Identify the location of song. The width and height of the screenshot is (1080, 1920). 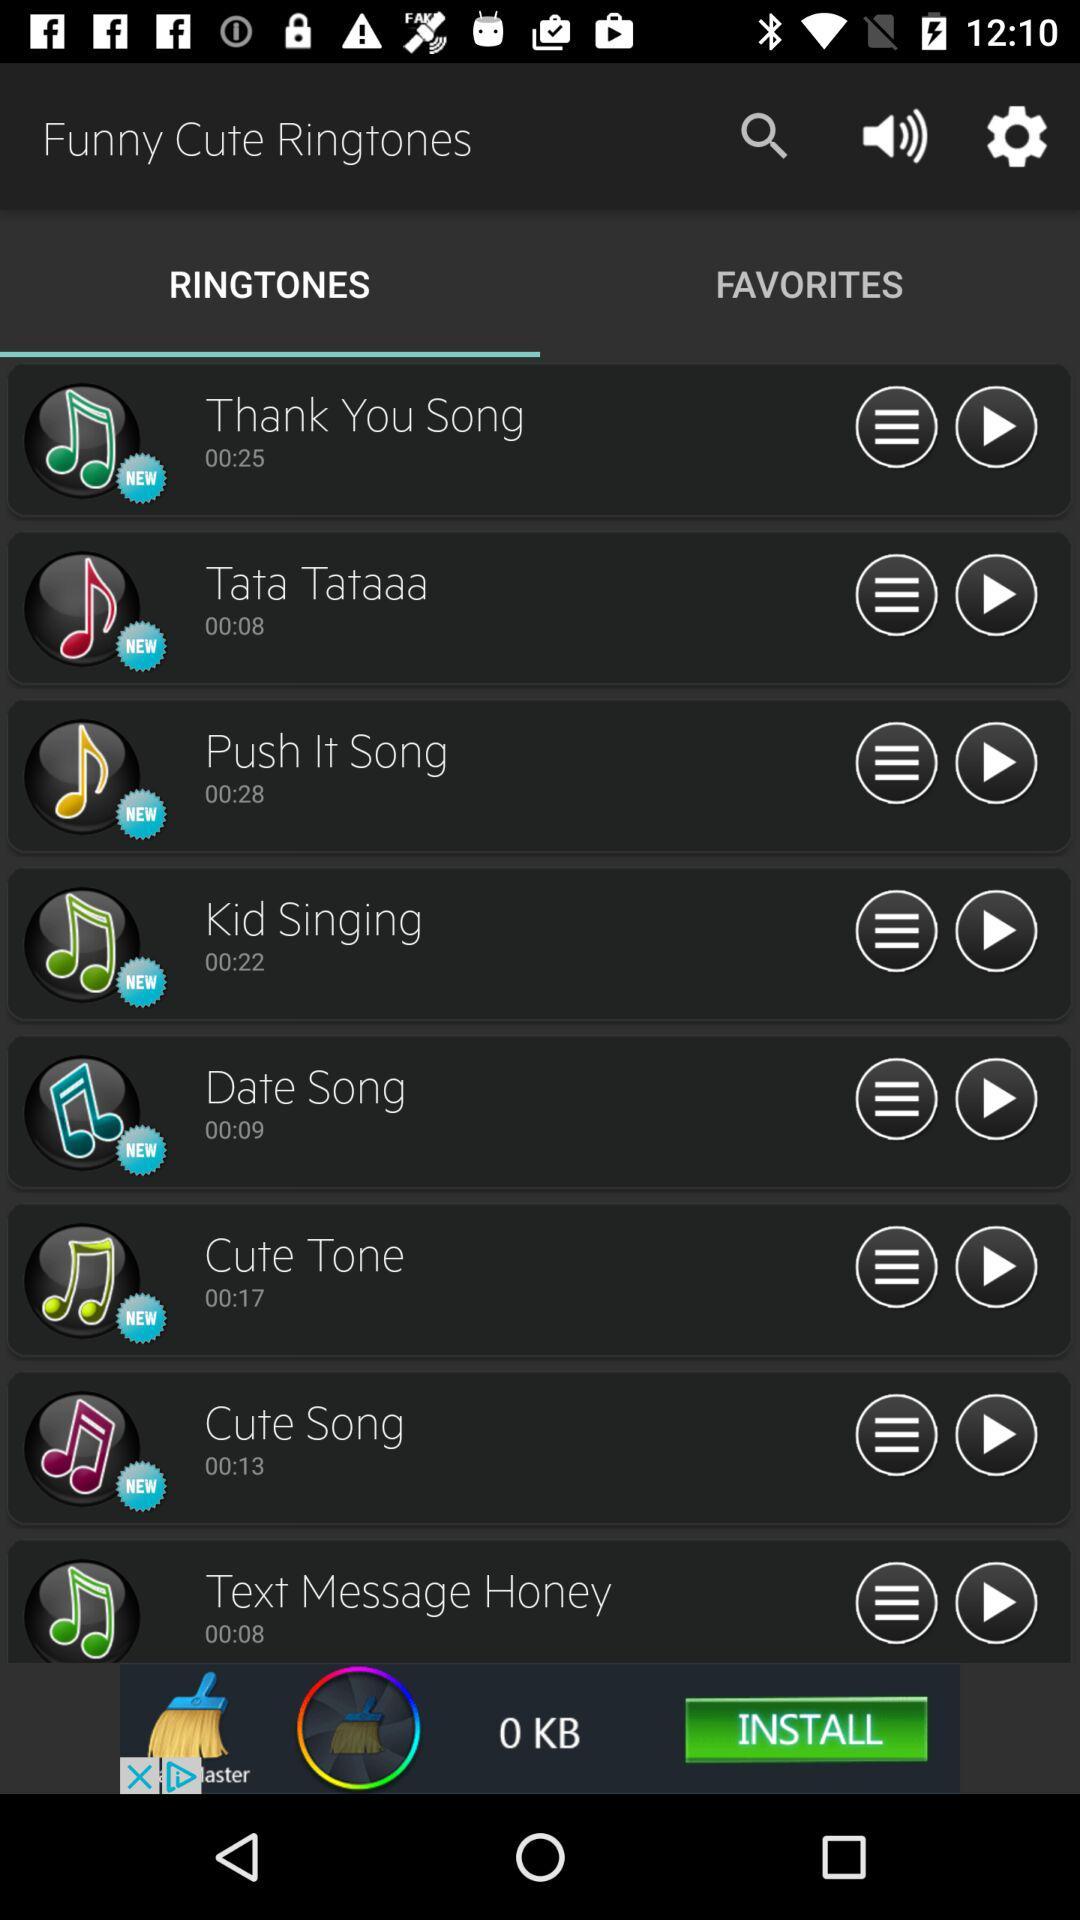
(995, 931).